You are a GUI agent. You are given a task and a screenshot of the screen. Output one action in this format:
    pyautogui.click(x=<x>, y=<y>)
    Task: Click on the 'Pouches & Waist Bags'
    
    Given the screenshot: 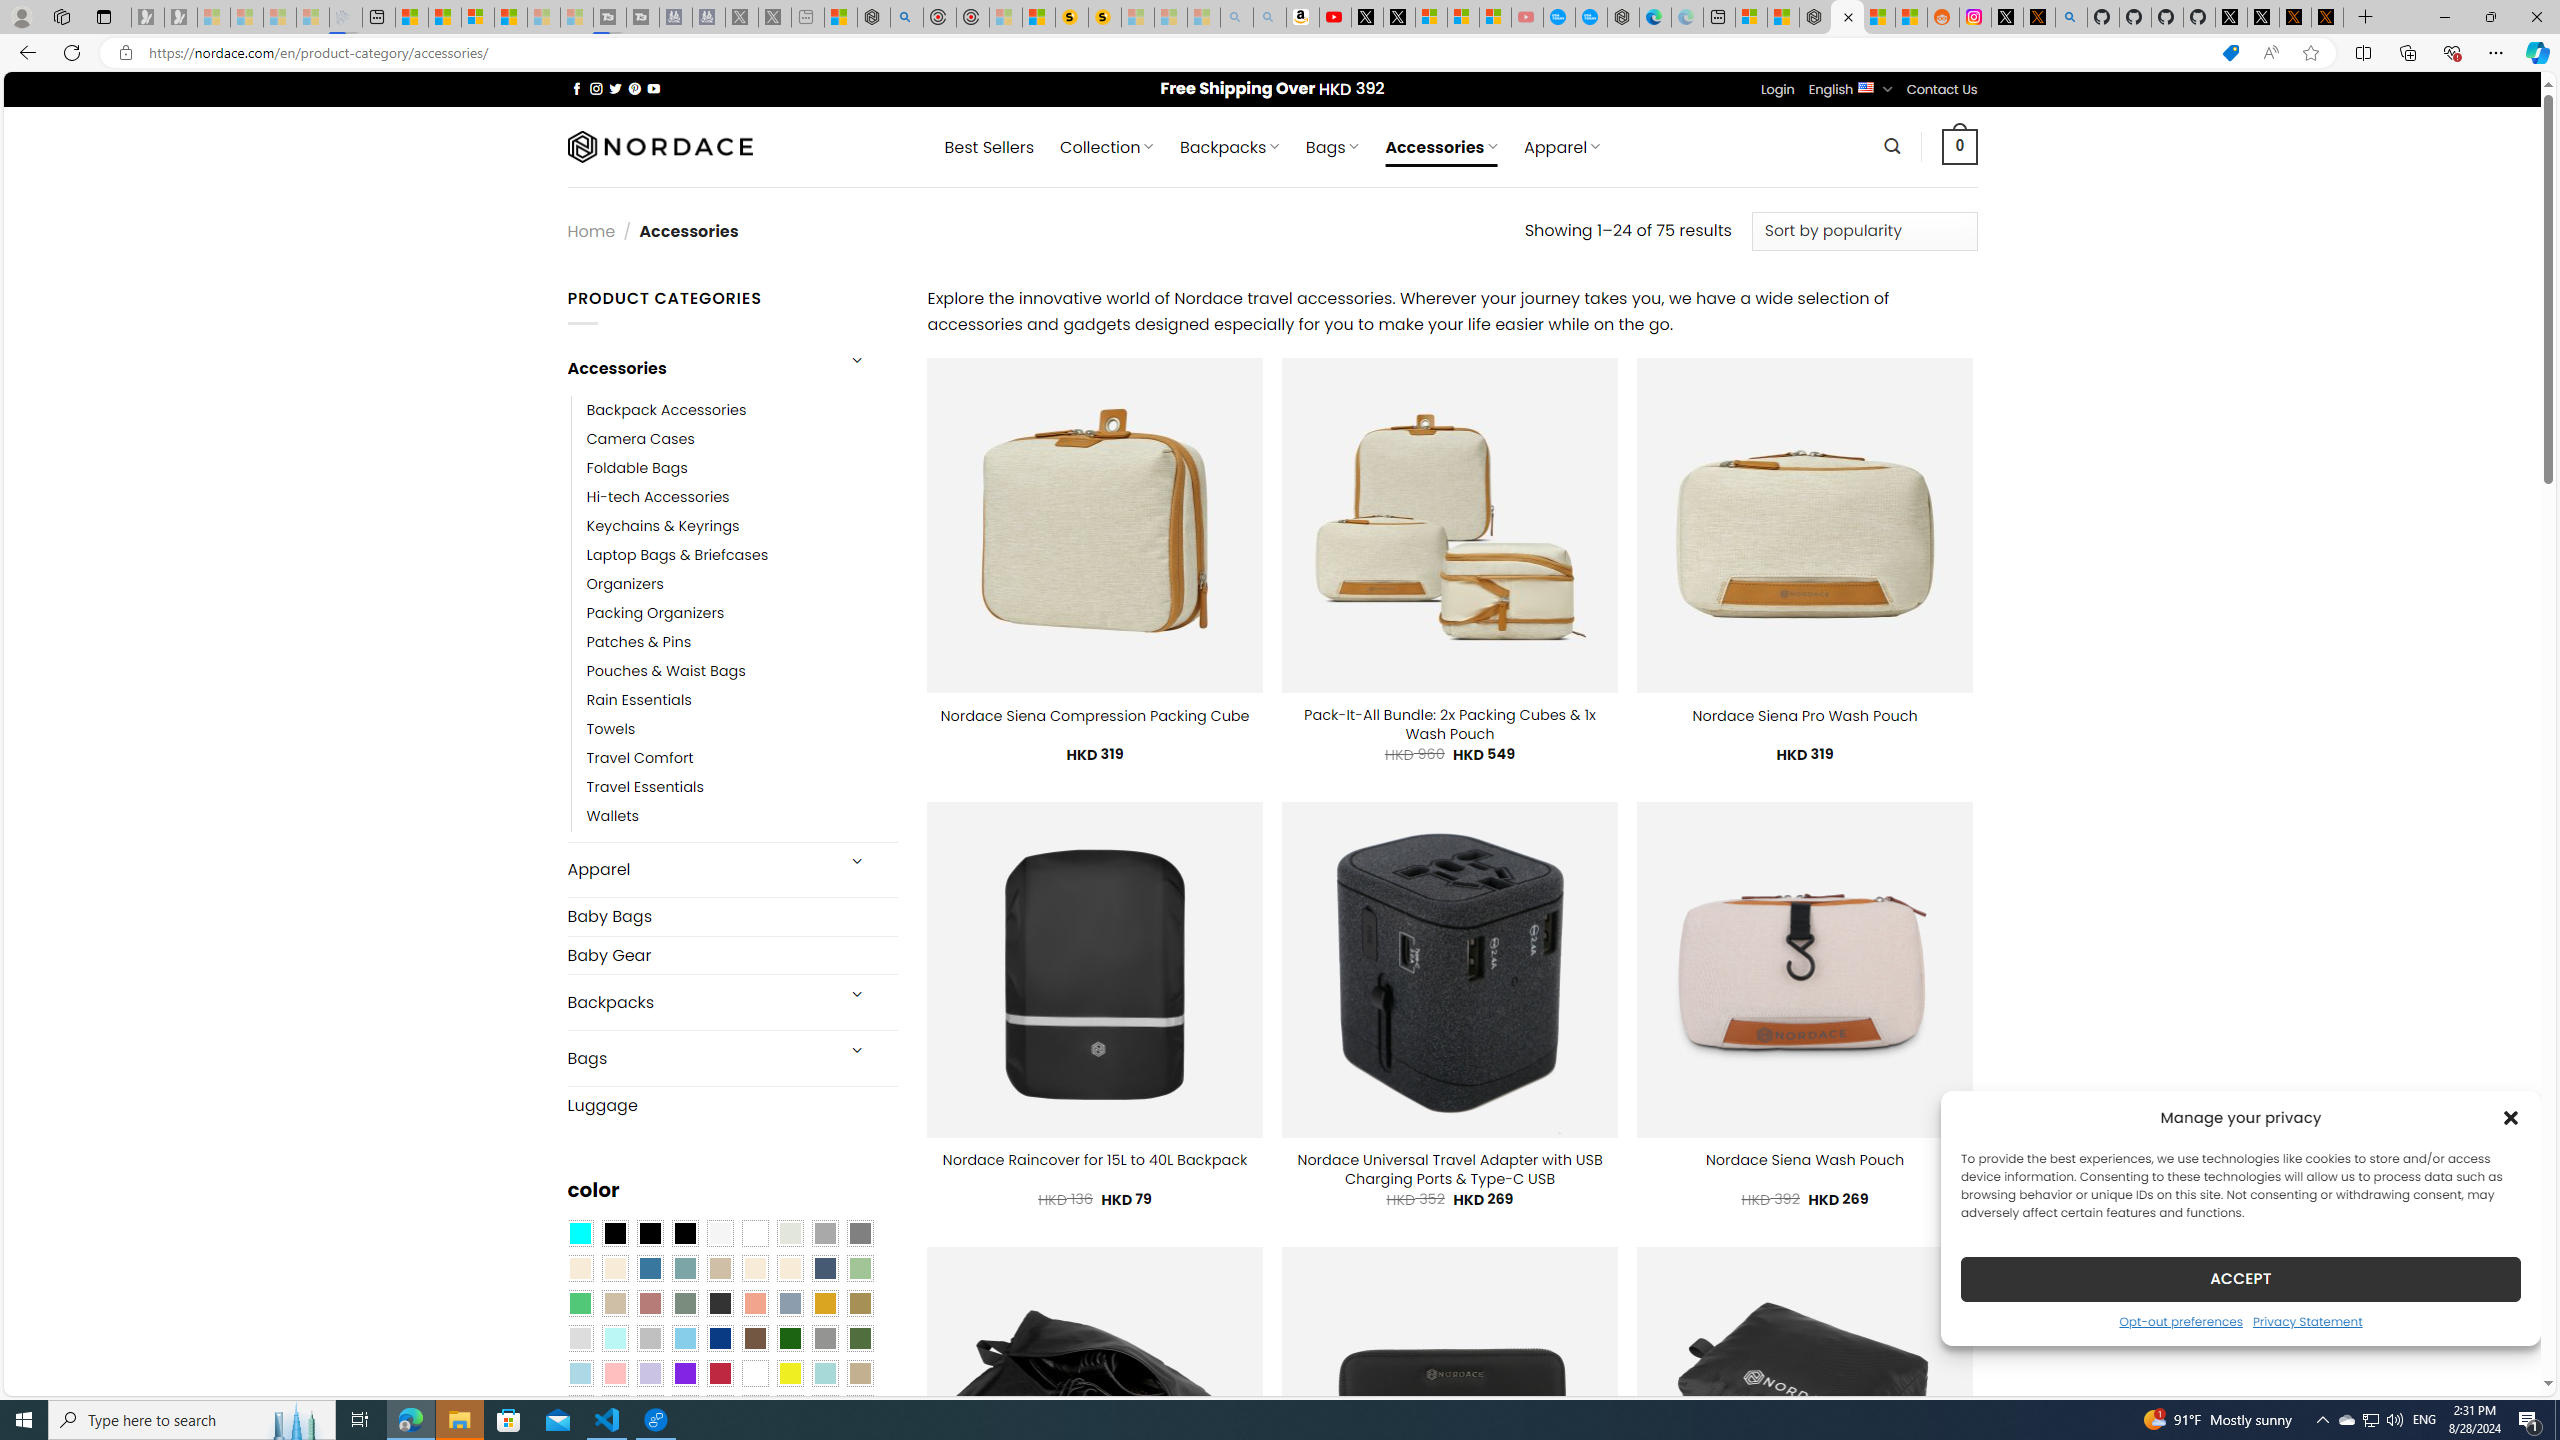 What is the action you would take?
    pyautogui.click(x=664, y=670)
    